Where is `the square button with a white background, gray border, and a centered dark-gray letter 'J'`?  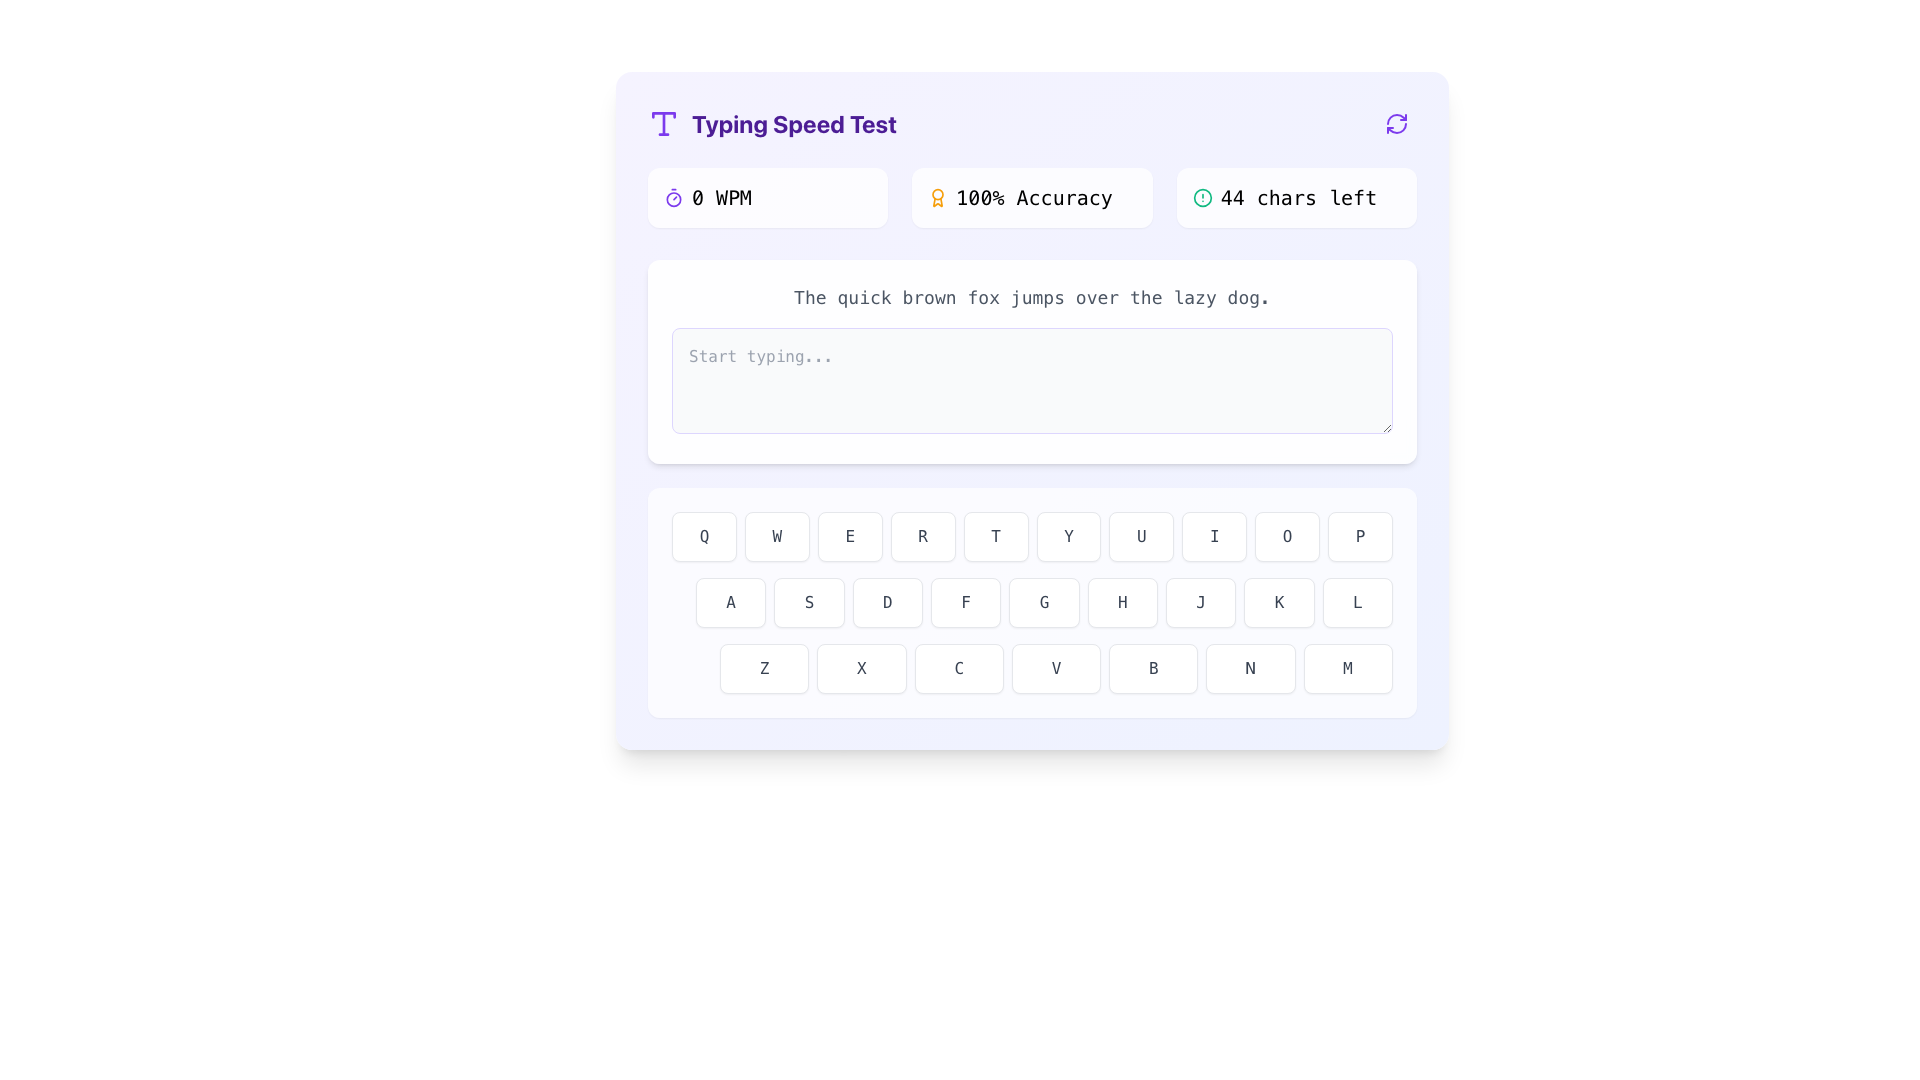
the square button with a white background, gray border, and a centered dark-gray letter 'J' is located at coordinates (1200, 601).